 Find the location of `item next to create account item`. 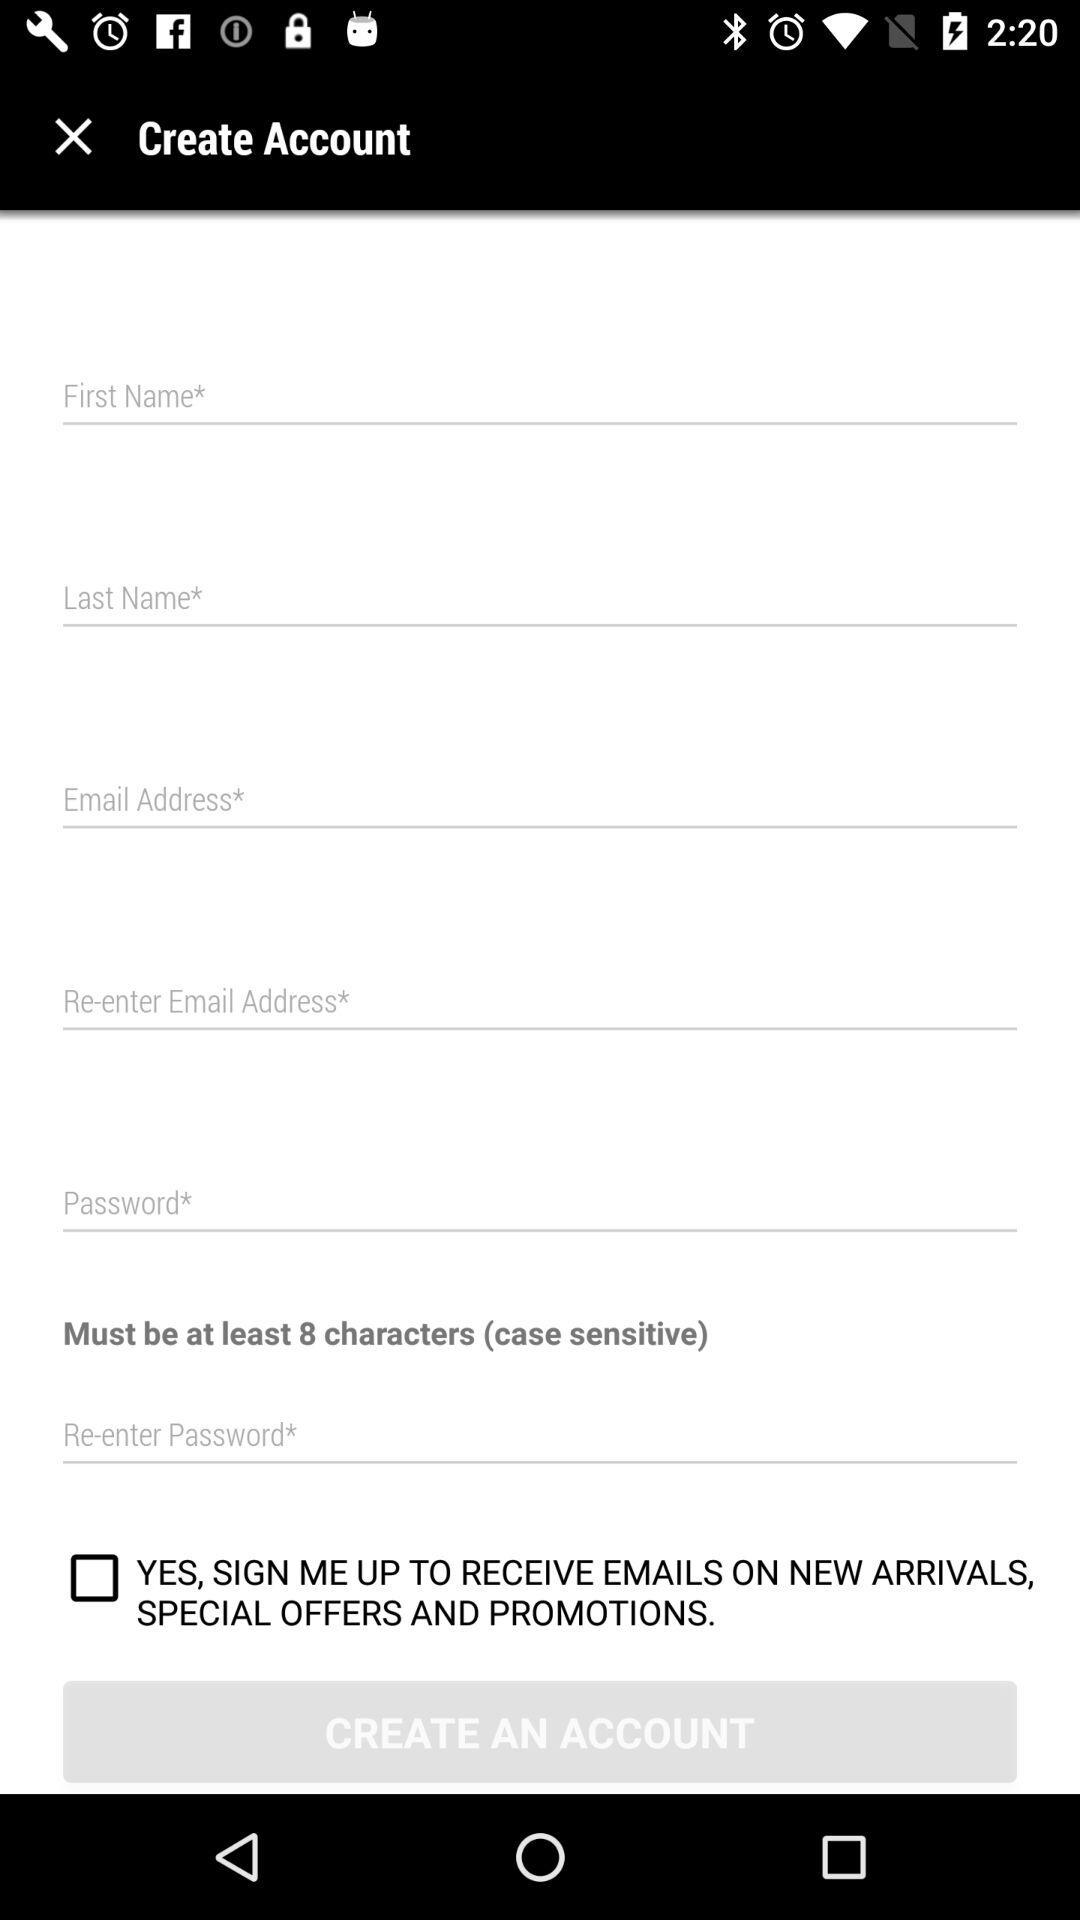

item next to create account item is located at coordinates (72, 135).